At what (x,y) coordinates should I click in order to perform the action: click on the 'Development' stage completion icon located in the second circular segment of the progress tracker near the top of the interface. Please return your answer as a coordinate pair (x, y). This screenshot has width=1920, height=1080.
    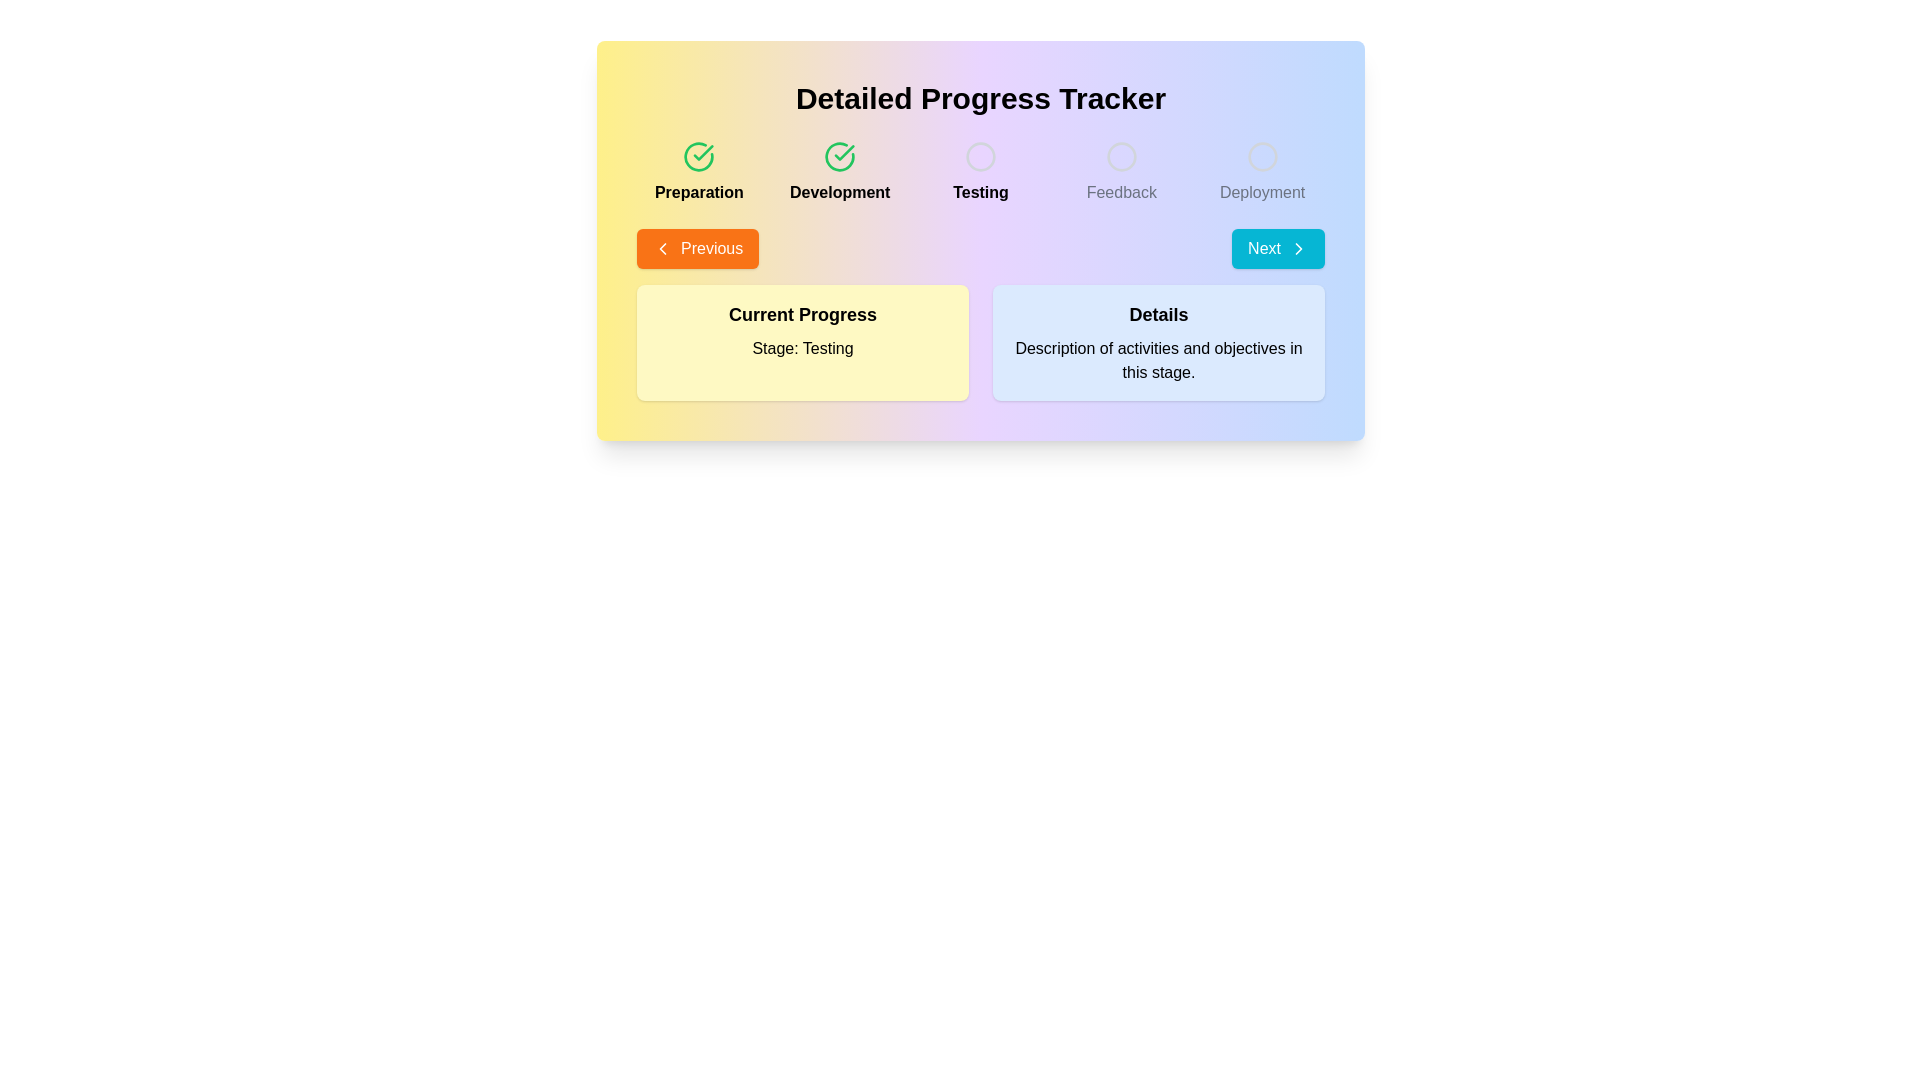
    Looking at the image, I should click on (840, 156).